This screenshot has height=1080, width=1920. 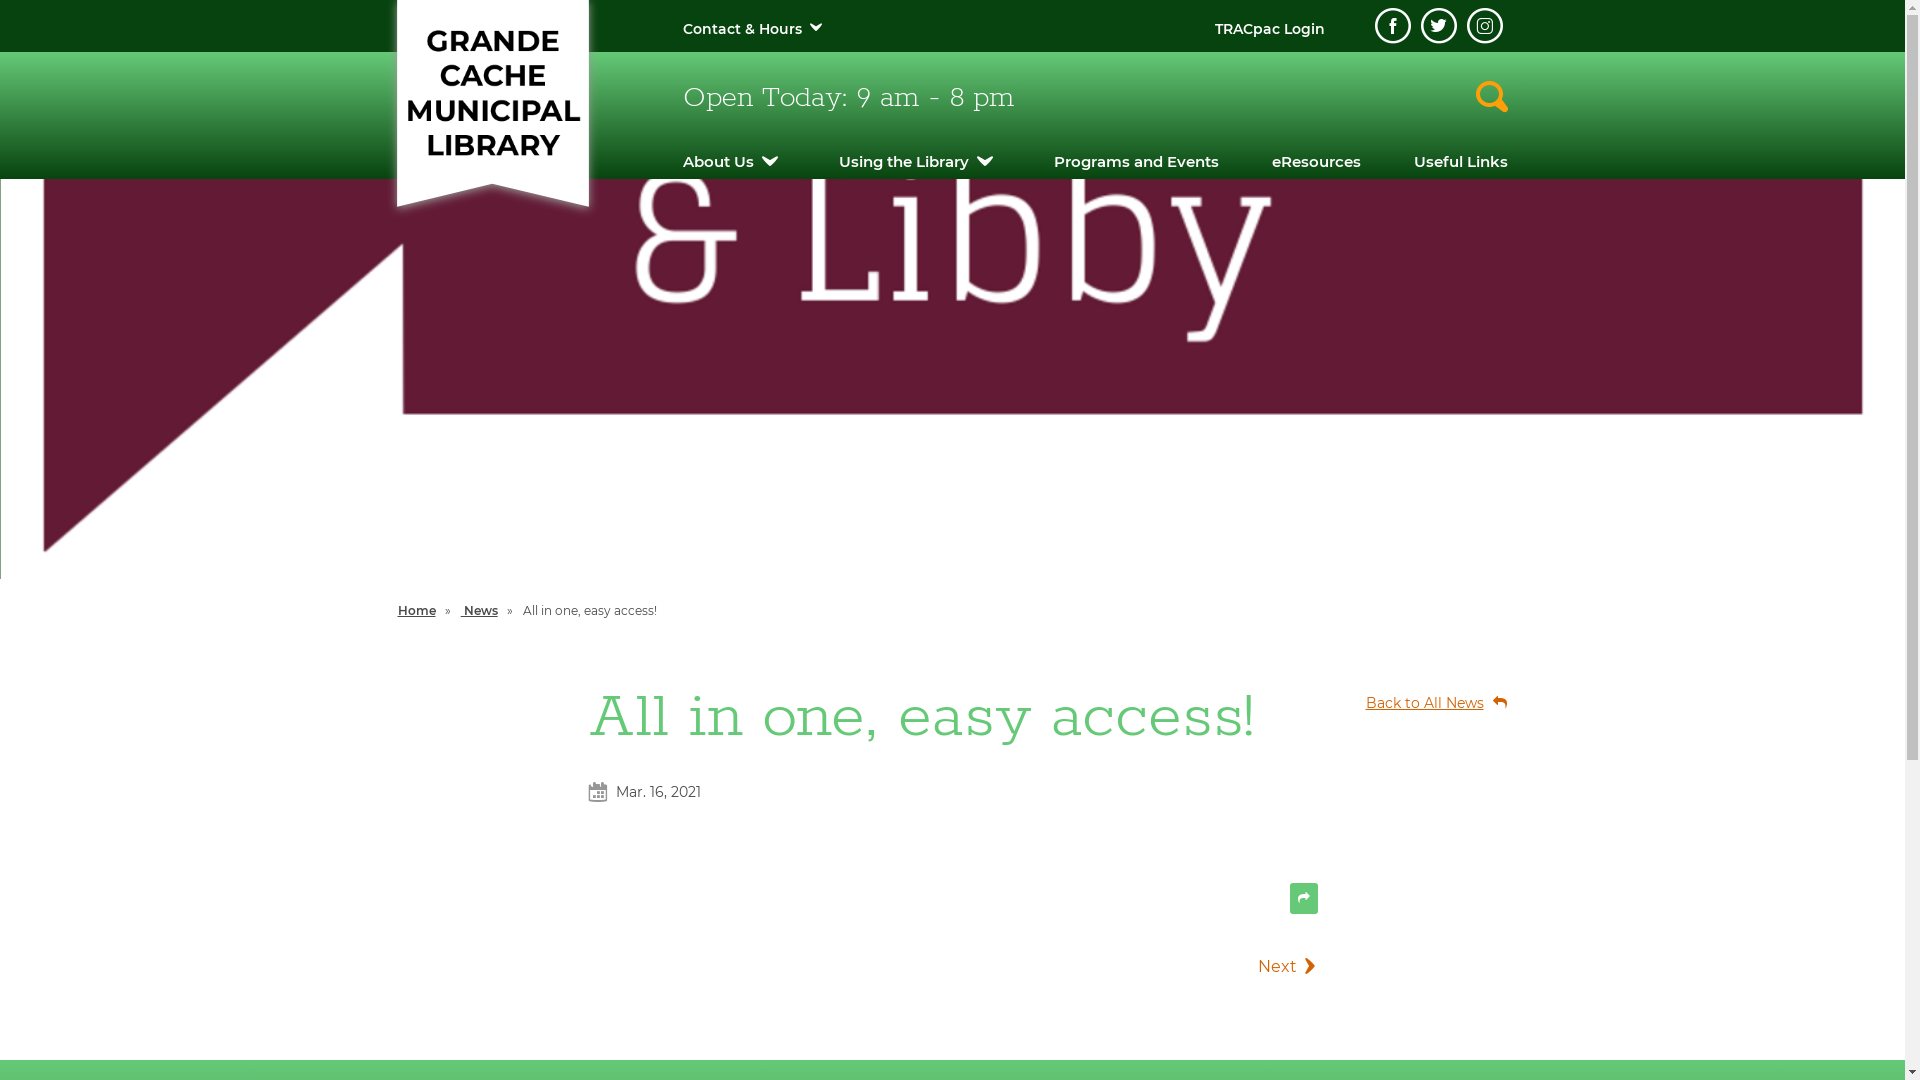 What do you see at coordinates (1483, 26) in the screenshot?
I see `'Instagram'` at bounding box center [1483, 26].